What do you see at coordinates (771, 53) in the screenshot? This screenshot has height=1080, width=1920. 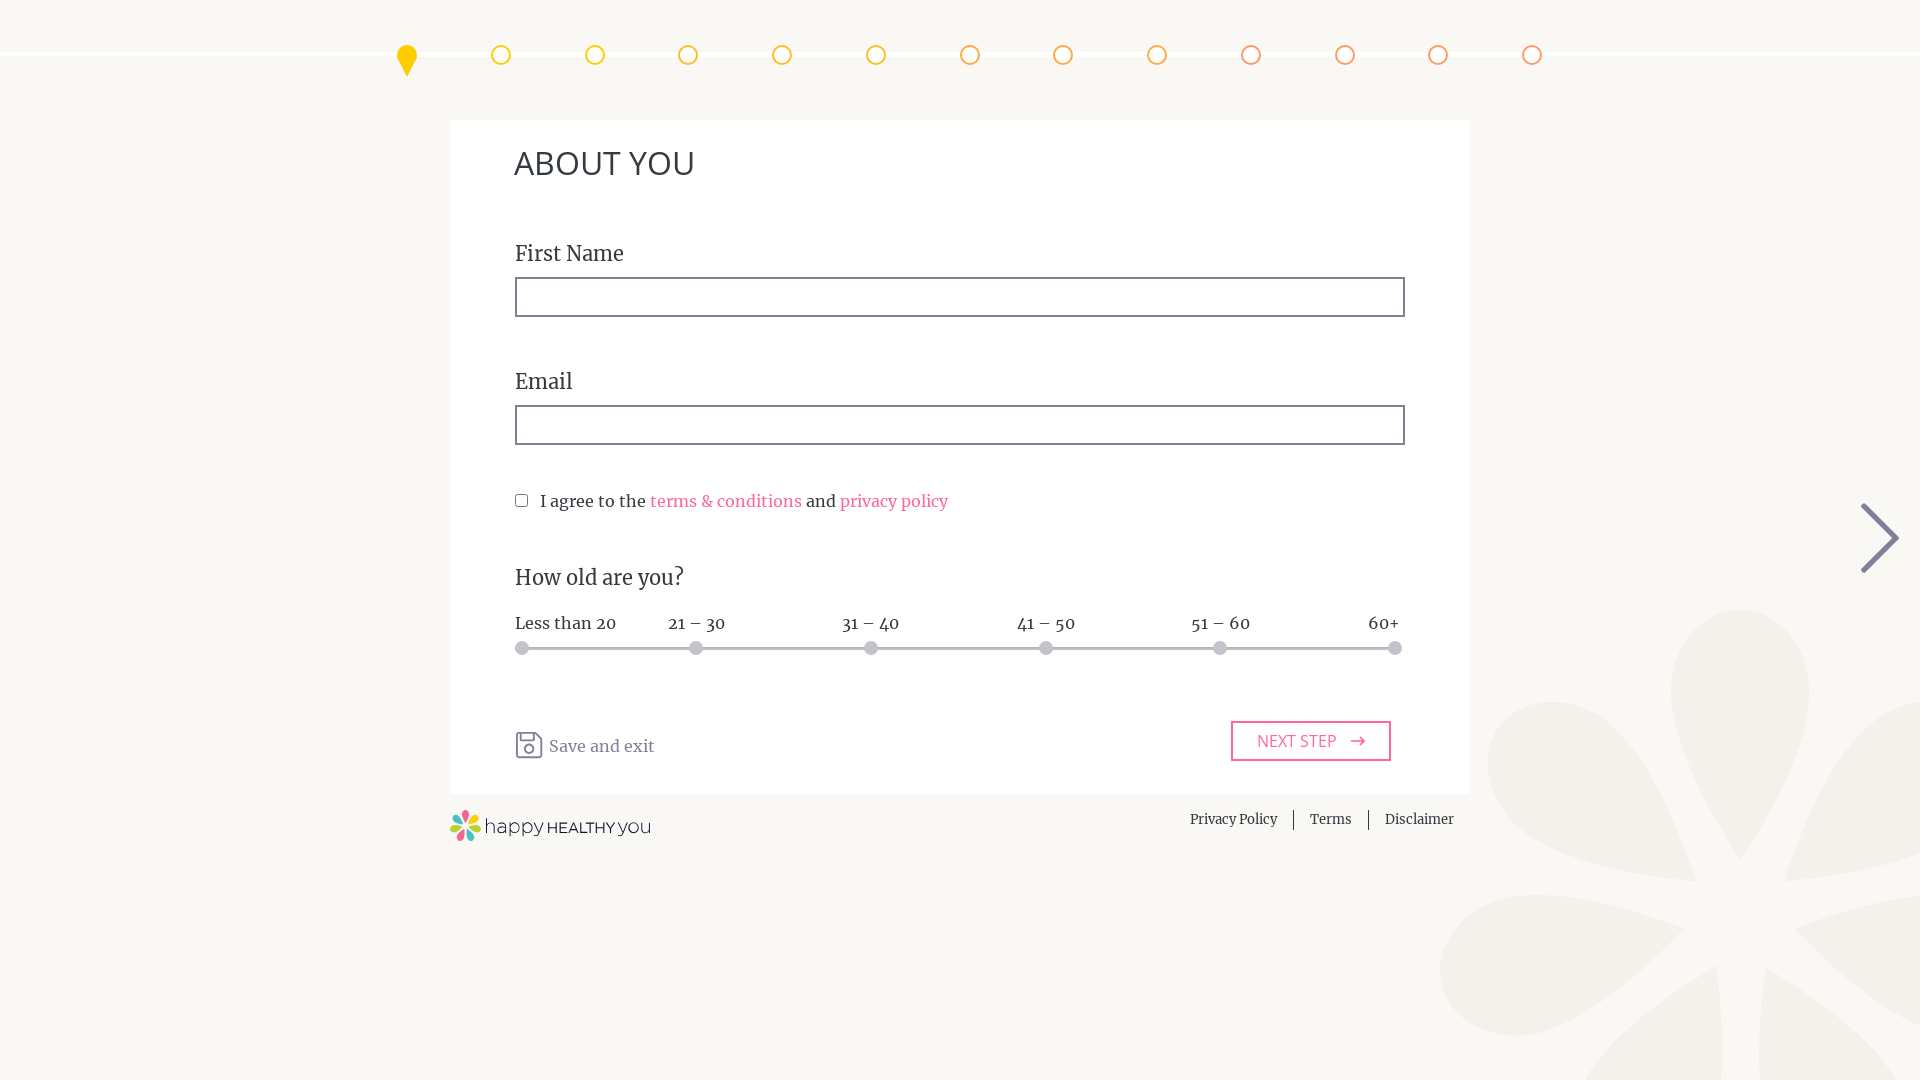 I see `'Neurological System'` at bounding box center [771, 53].